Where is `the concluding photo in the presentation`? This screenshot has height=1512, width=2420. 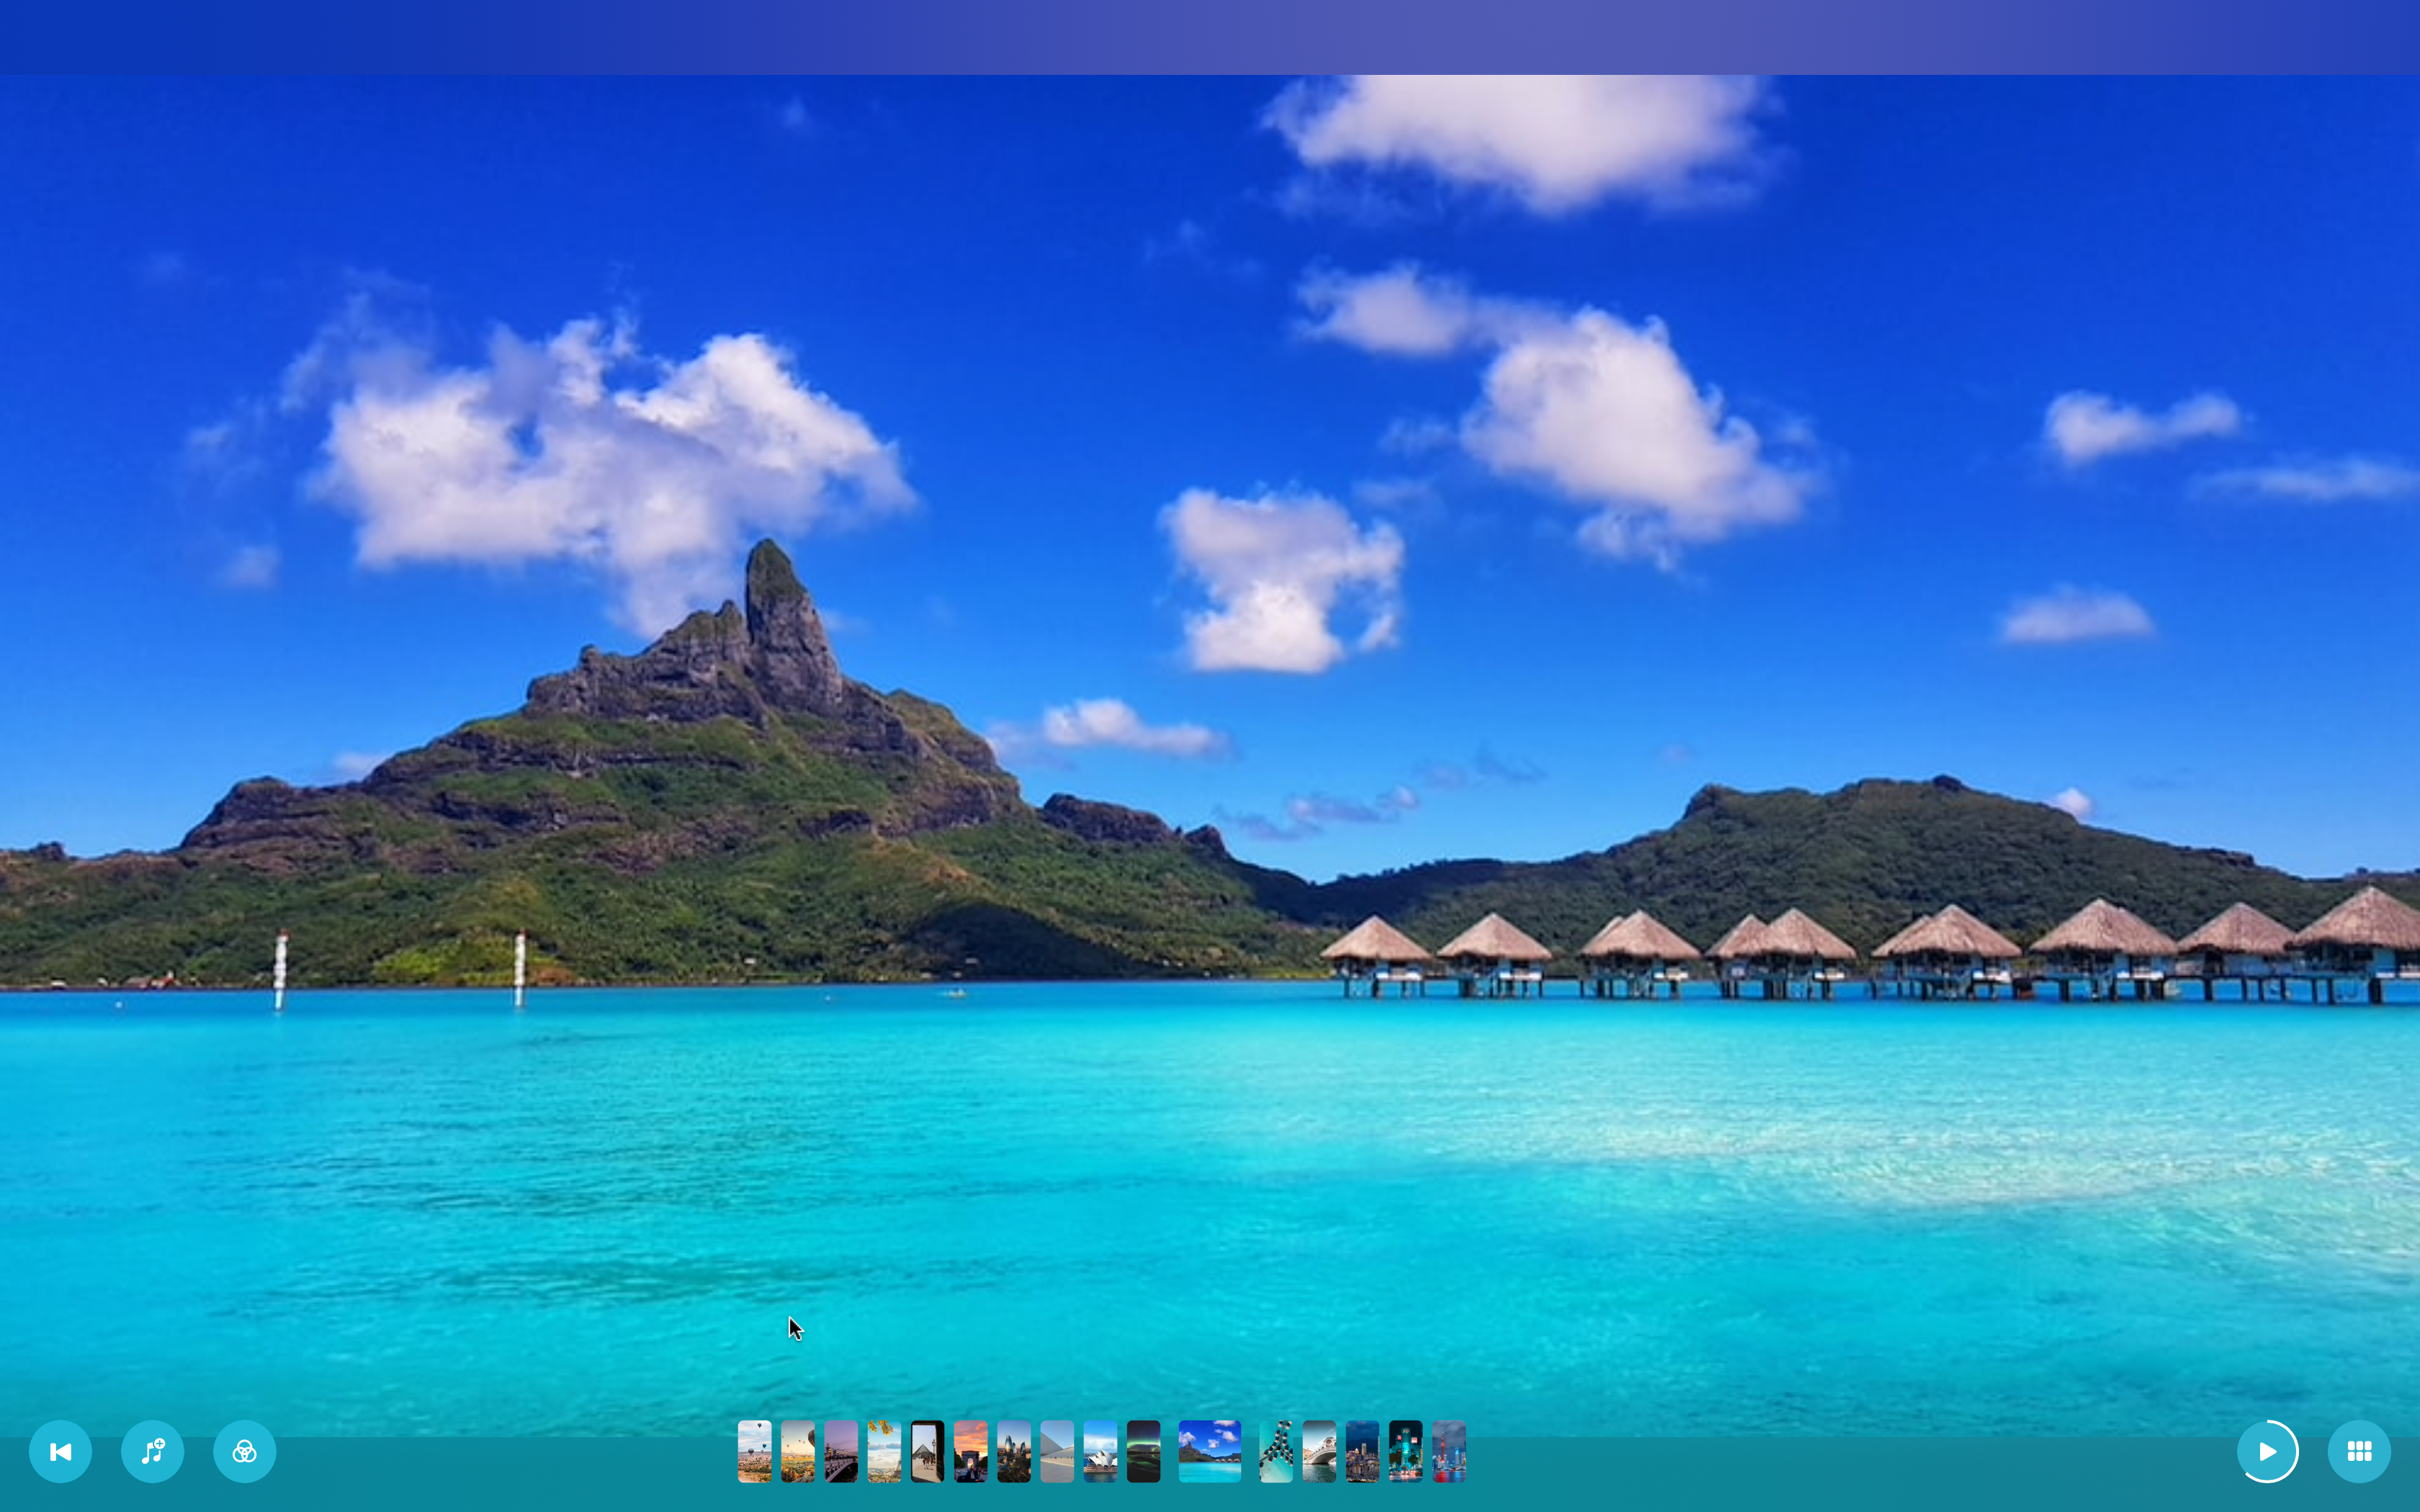
the concluding photo in the presentation is located at coordinates (1448, 1452).